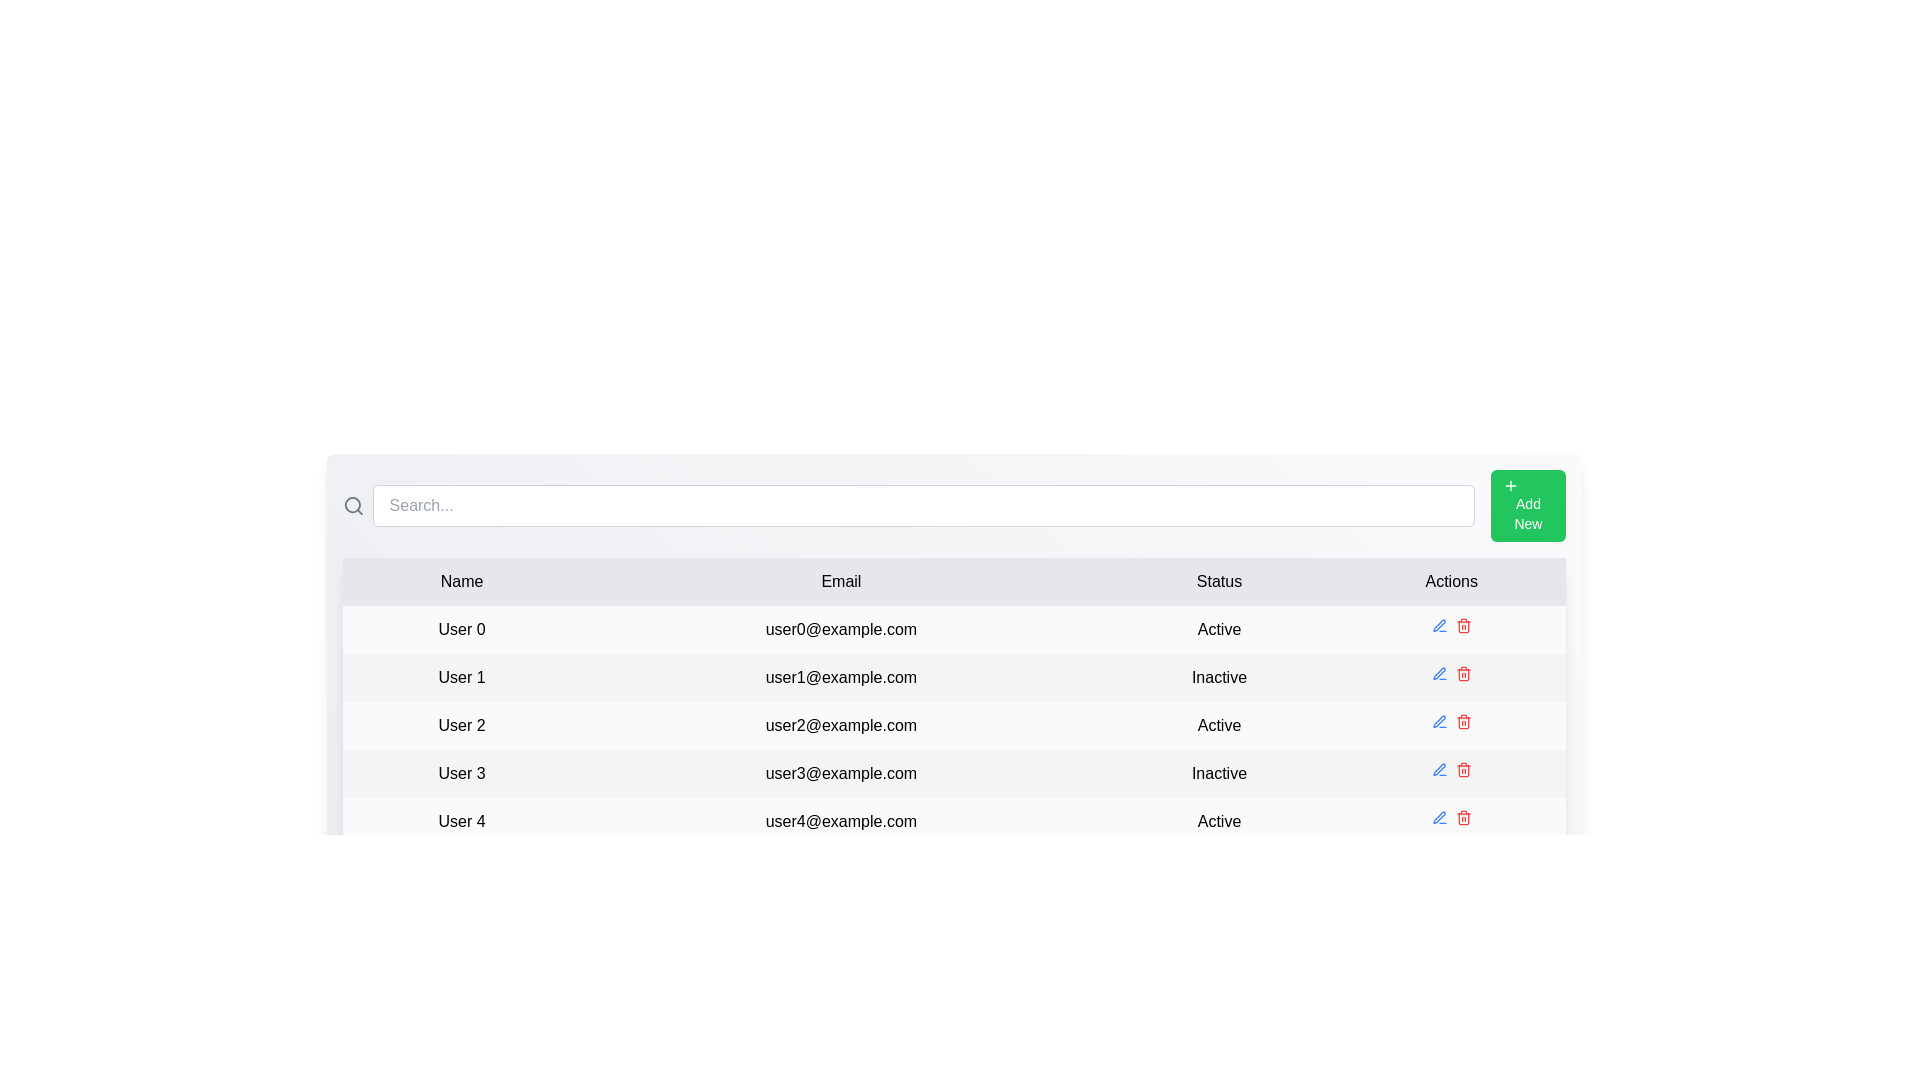 The width and height of the screenshot is (1920, 1080). I want to click on the delete icon for the row corresponding to User 2, so click(1463, 721).